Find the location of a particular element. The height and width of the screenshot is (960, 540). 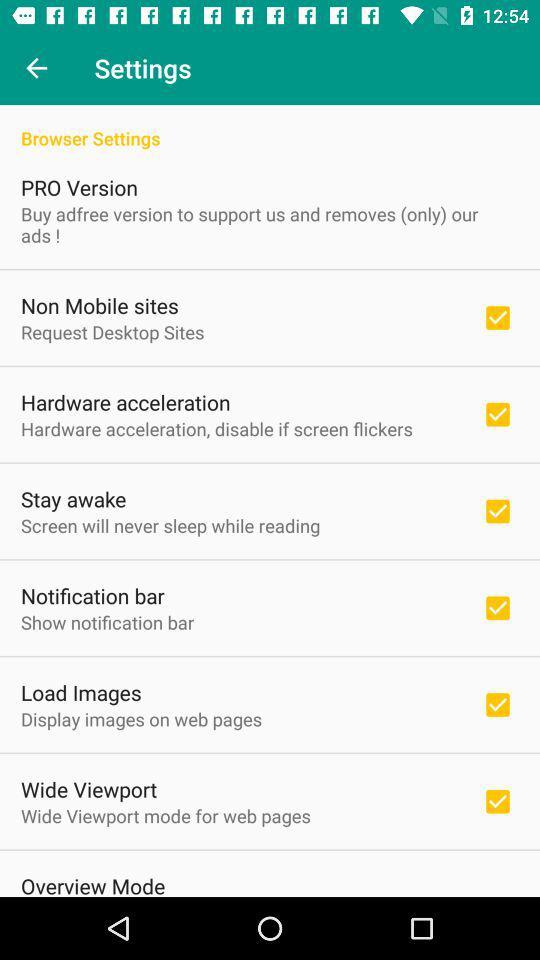

item above request desktop sites is located at coordinates (98, 305).